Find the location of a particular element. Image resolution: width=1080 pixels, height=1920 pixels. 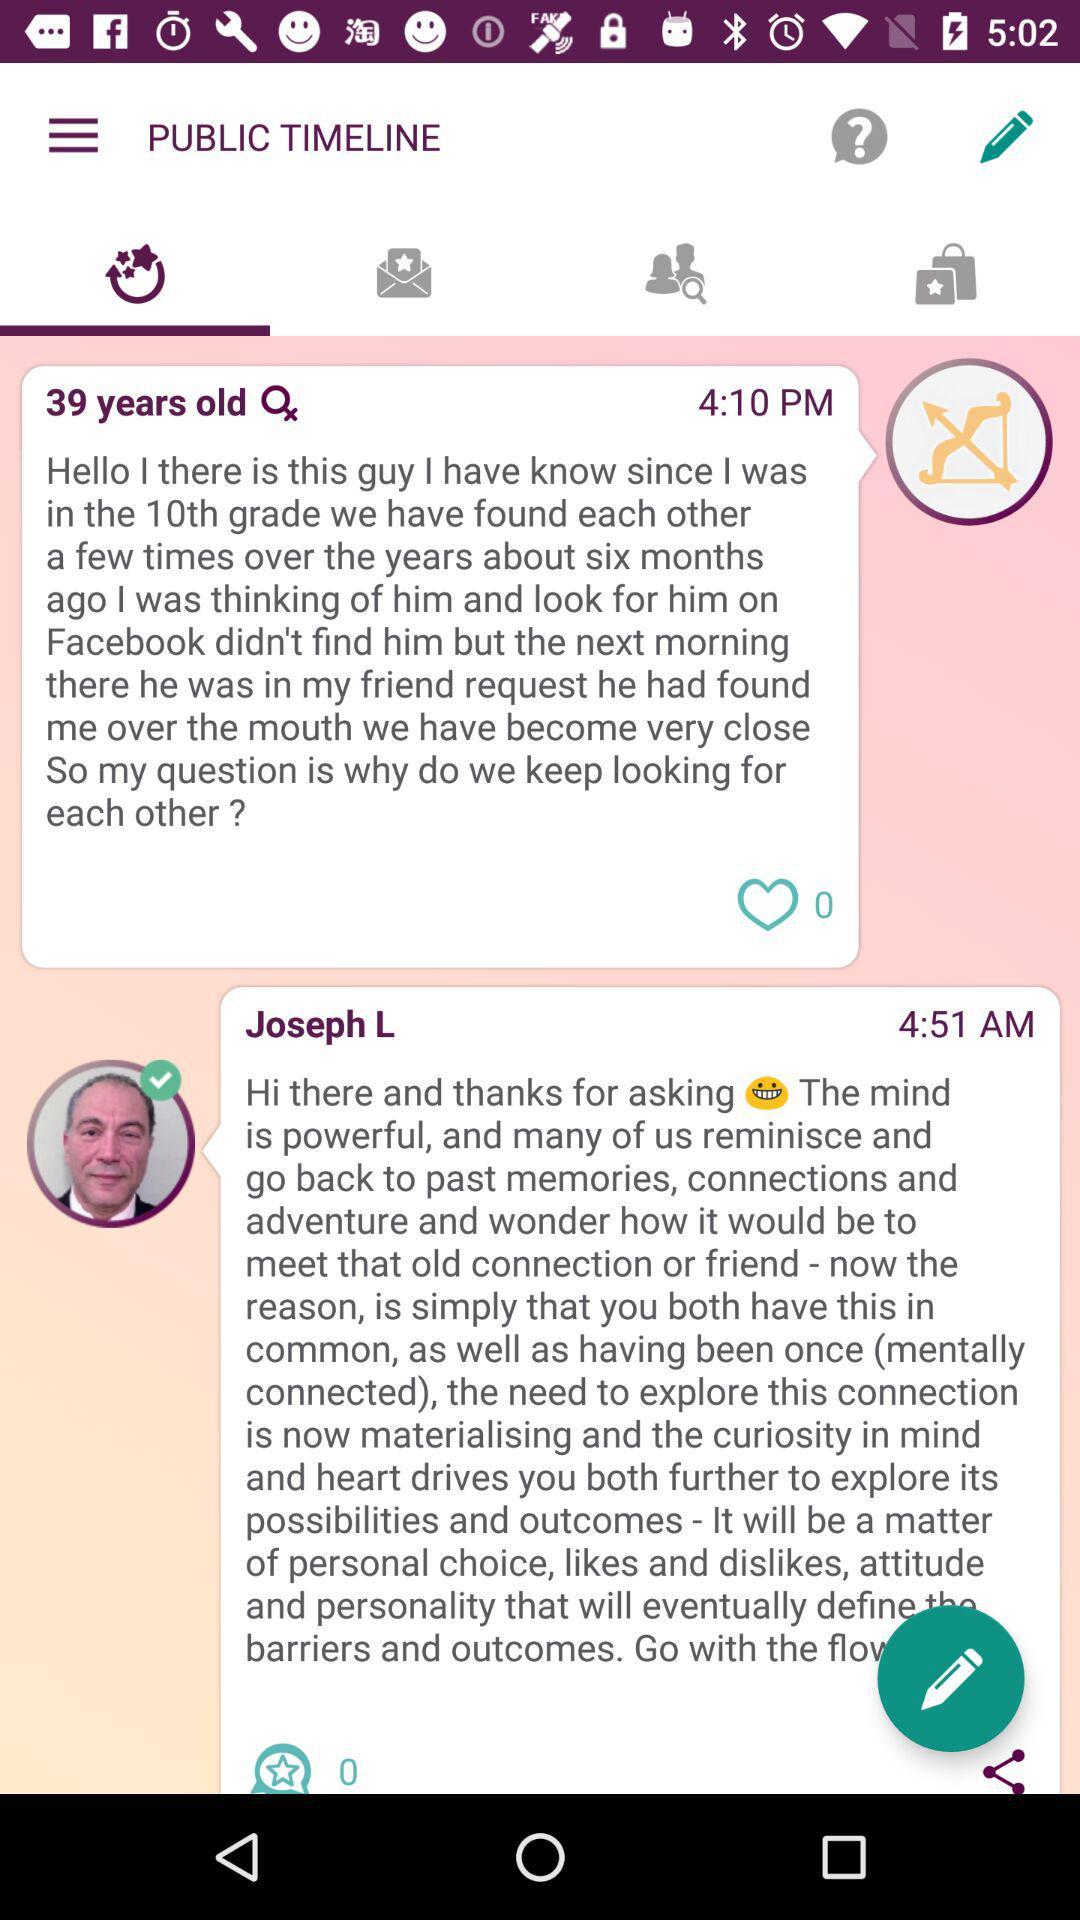

icon above hello i there is located at coordinates (496, 407).